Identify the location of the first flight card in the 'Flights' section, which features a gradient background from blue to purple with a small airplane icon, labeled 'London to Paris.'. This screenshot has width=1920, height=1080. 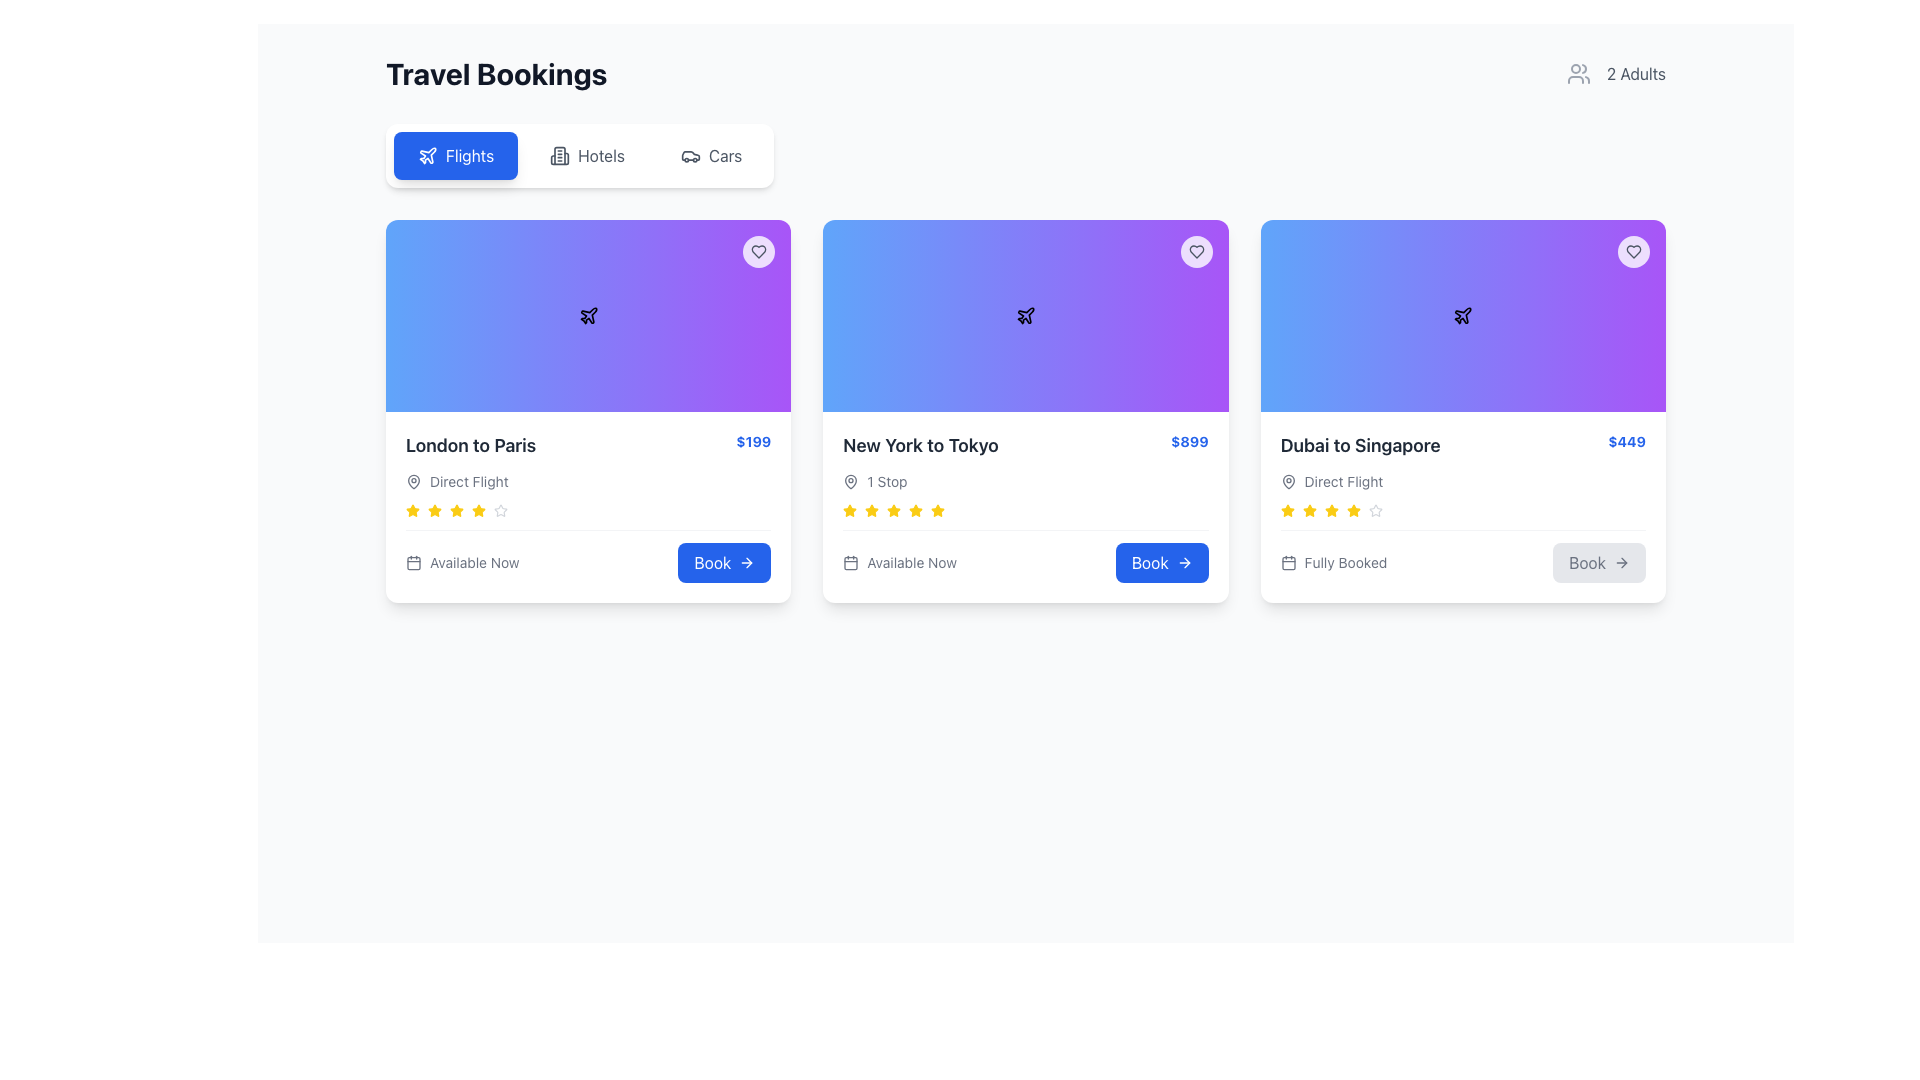
(587, 315).